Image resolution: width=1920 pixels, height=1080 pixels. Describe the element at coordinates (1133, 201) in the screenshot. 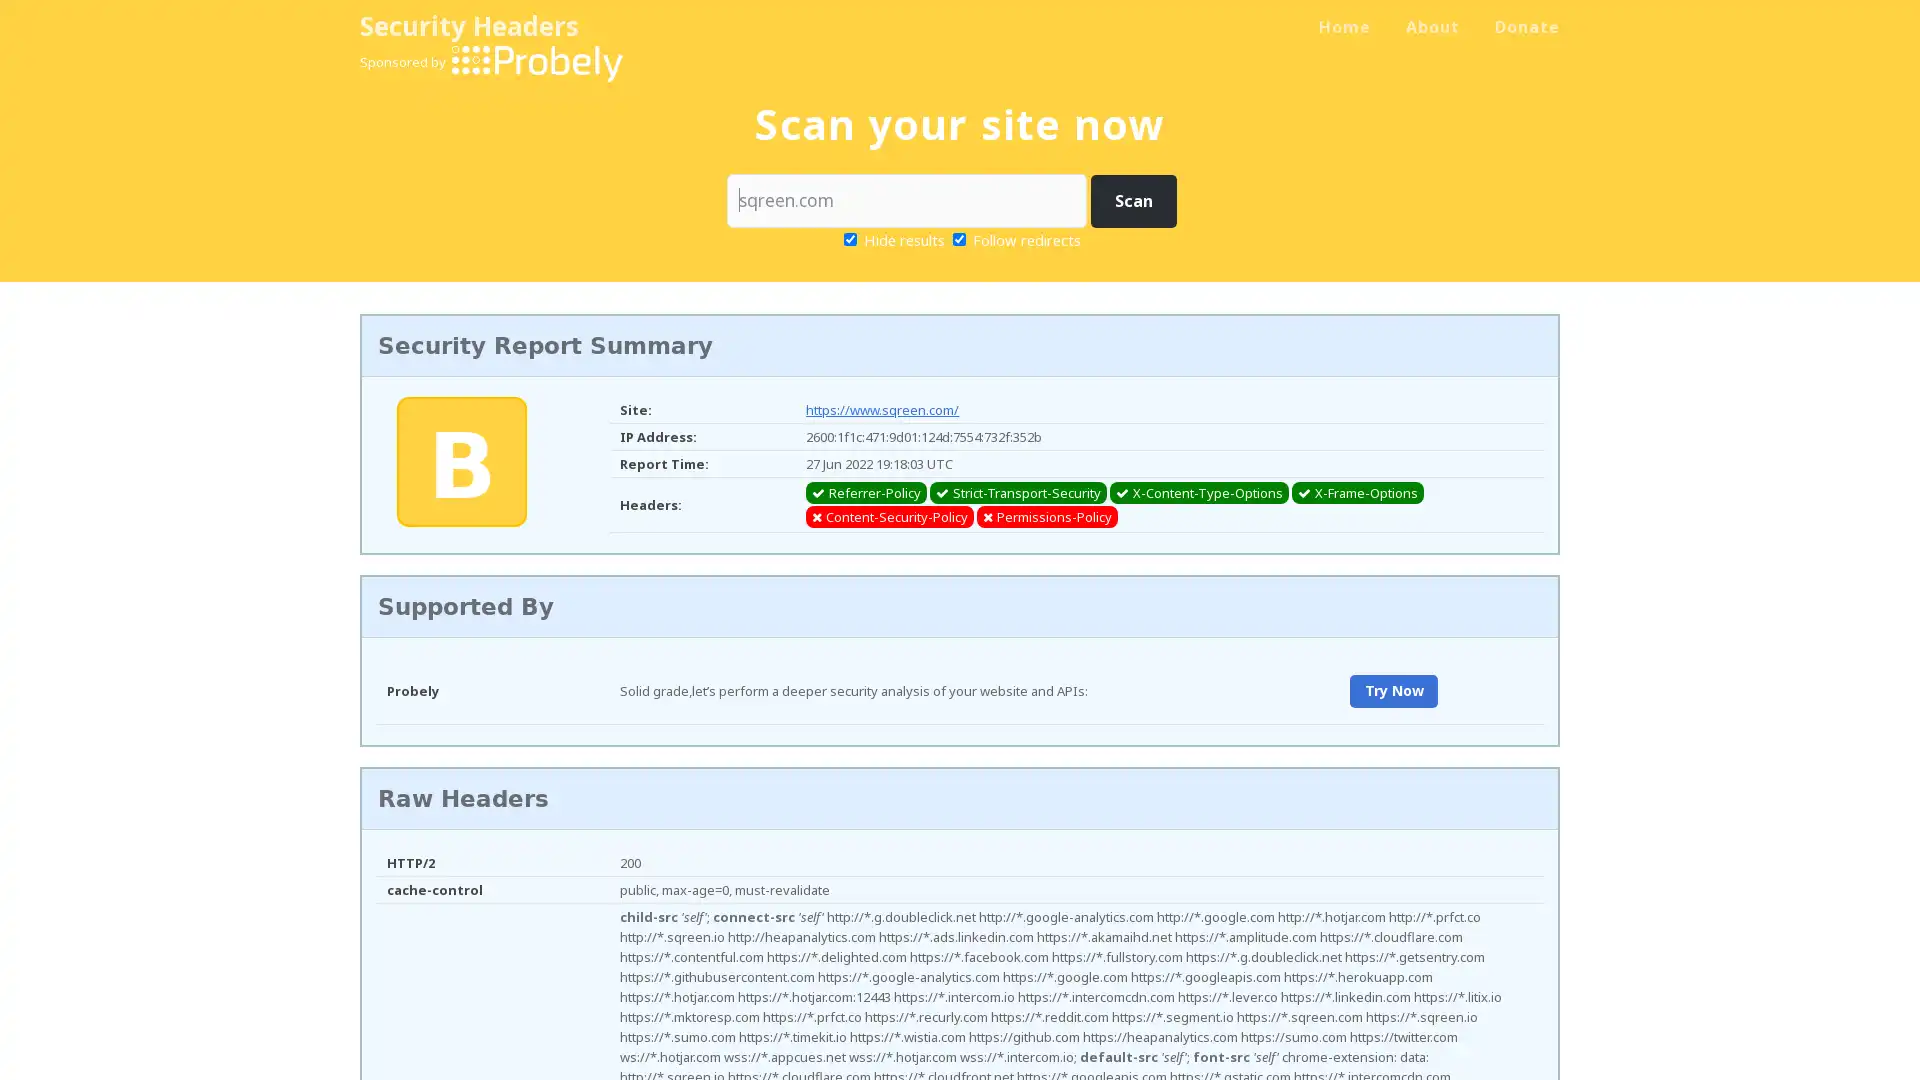

I see `Scan` at that location.